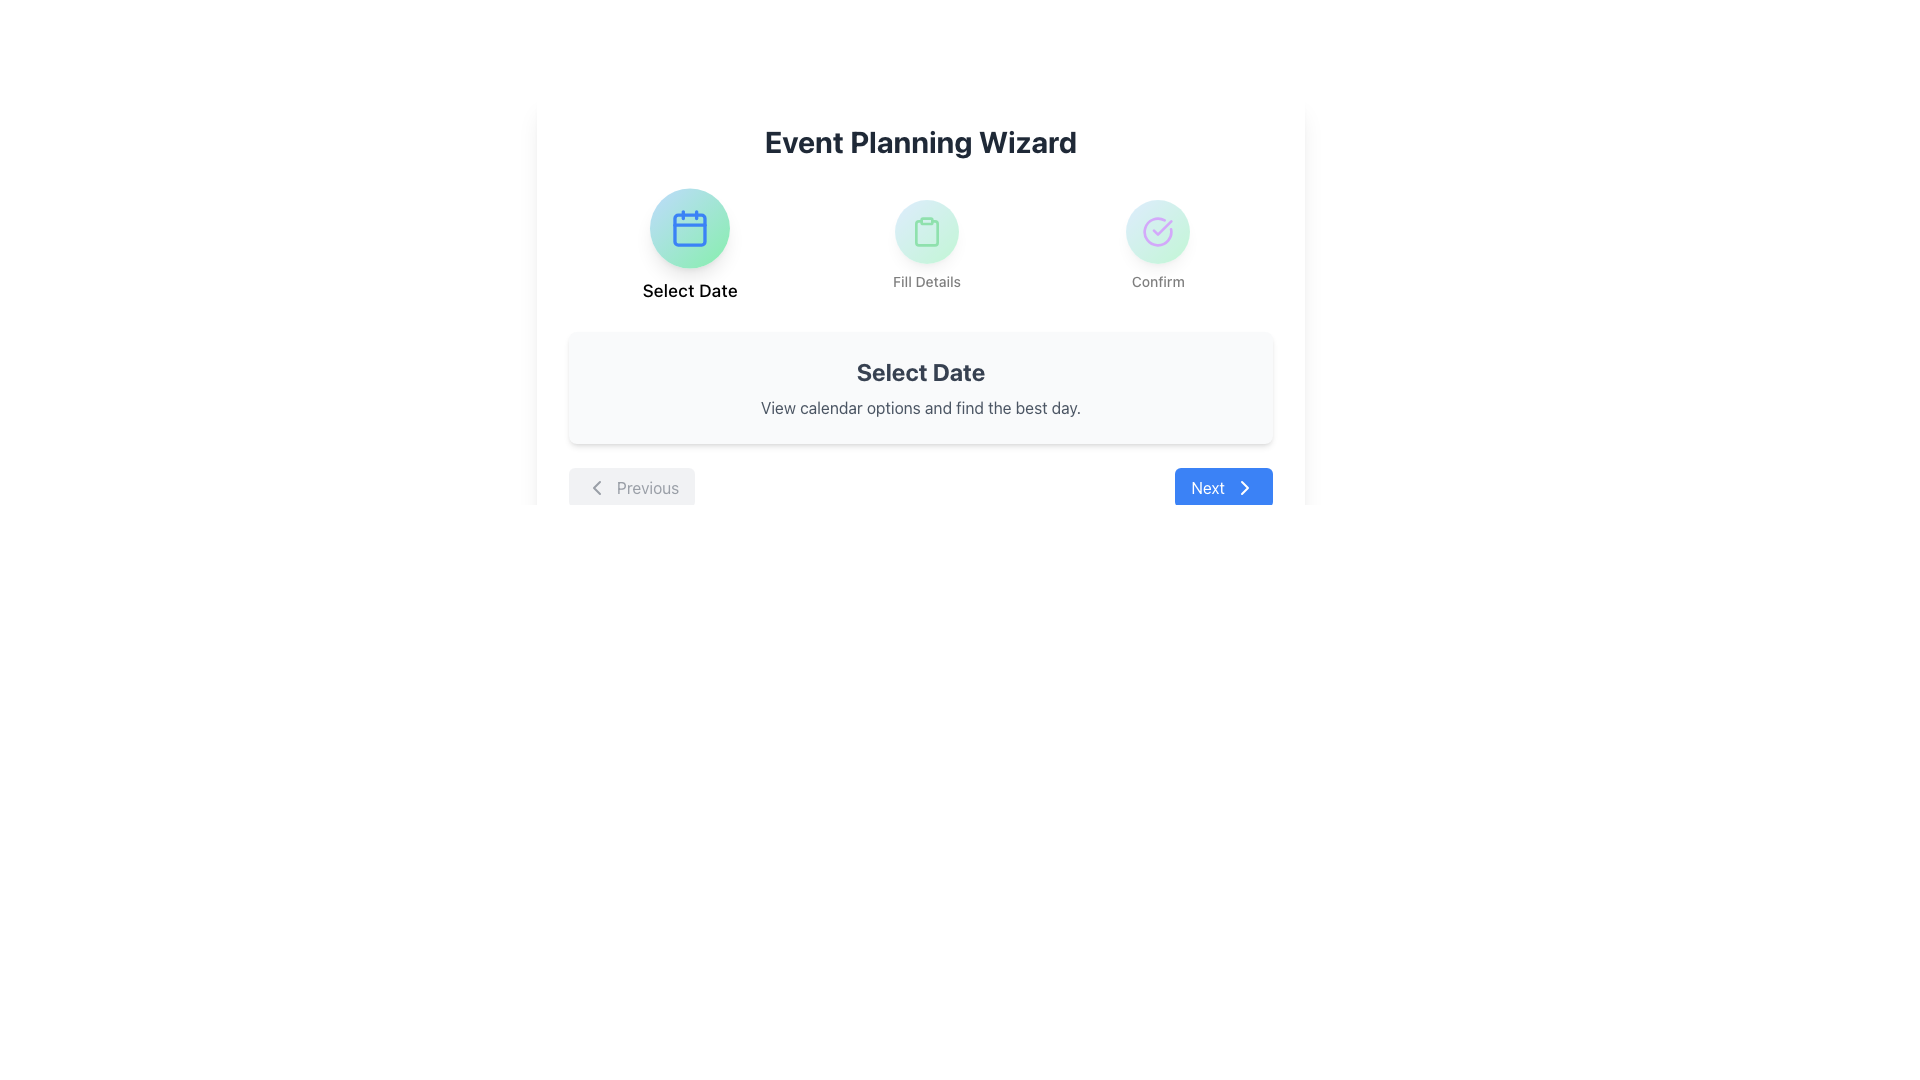 The width and height of the screenshot is (1920, 1080). Describe the element at coordinates (689, 245) in the screenshot. I see `the circular option button labeled 'Select Date' with a blue calendar icon` at that location.